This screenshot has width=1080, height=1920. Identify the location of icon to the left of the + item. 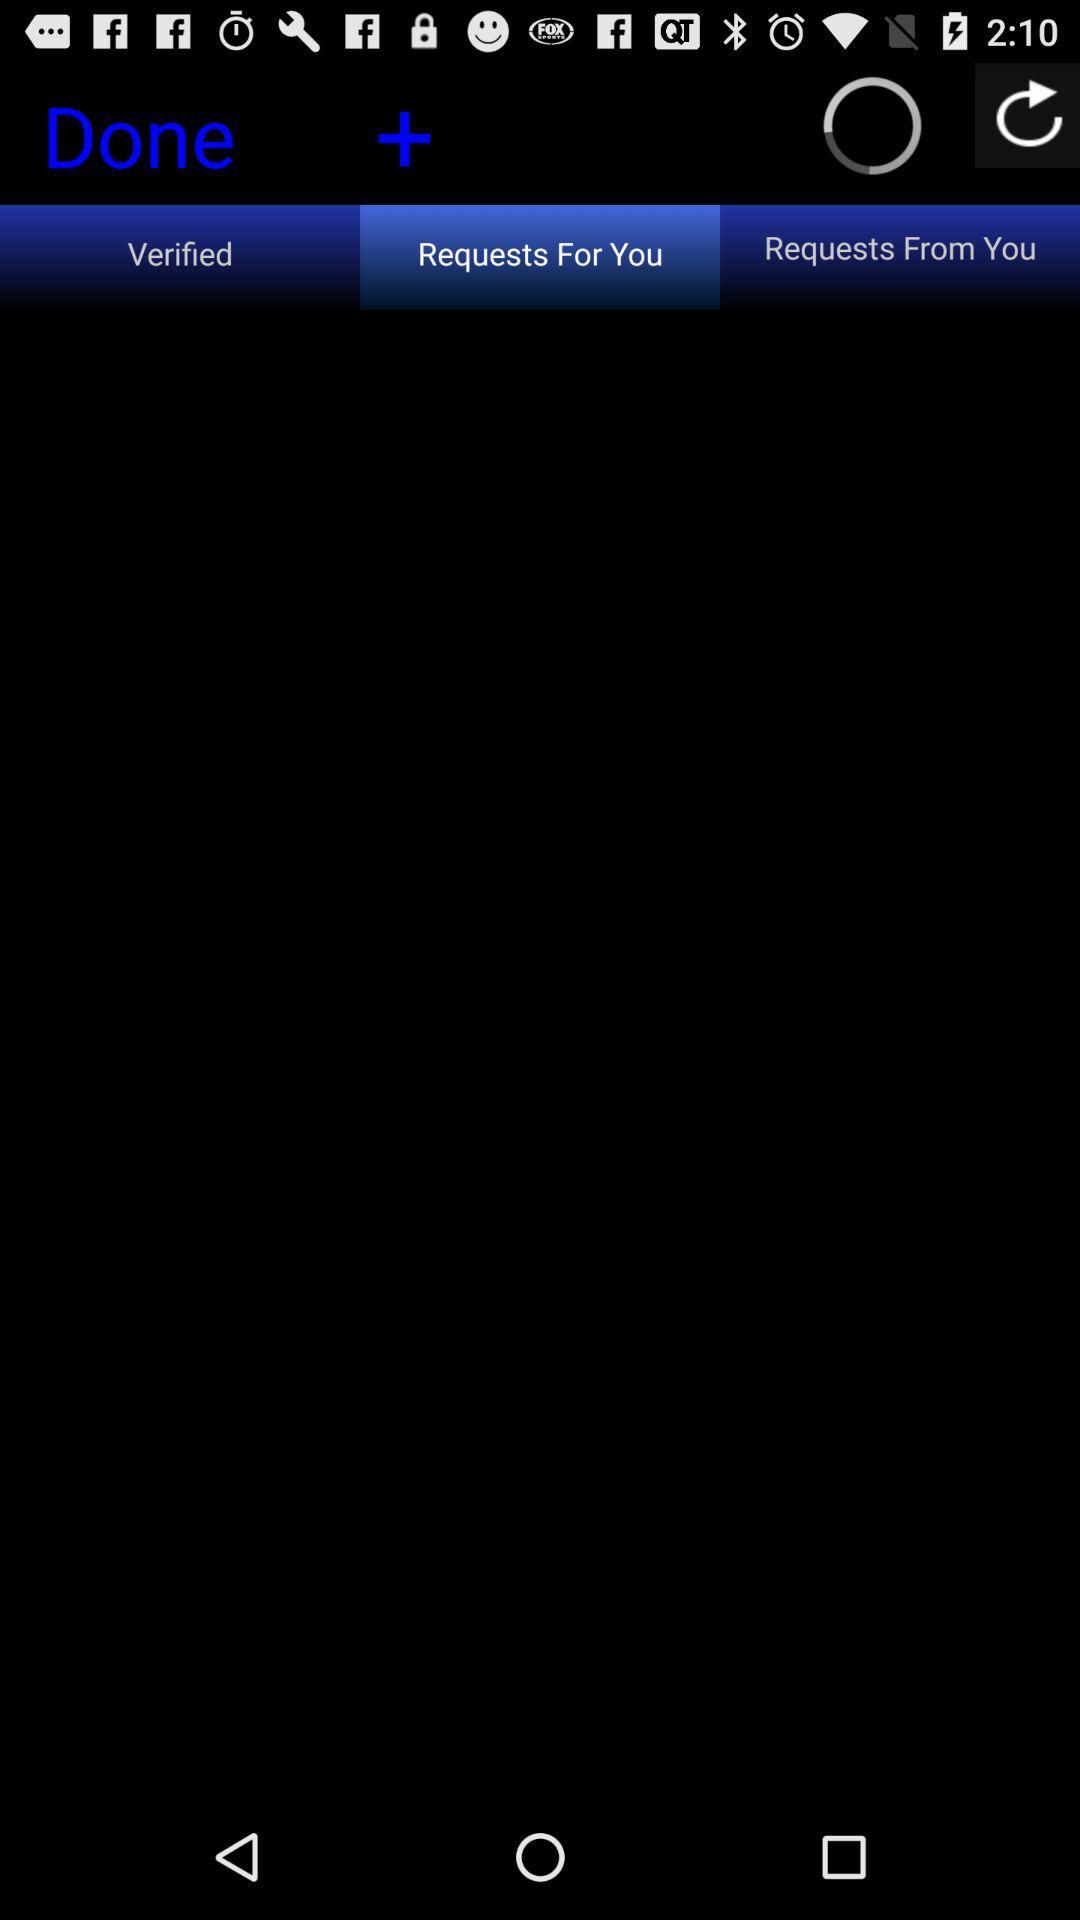
(172, 140).